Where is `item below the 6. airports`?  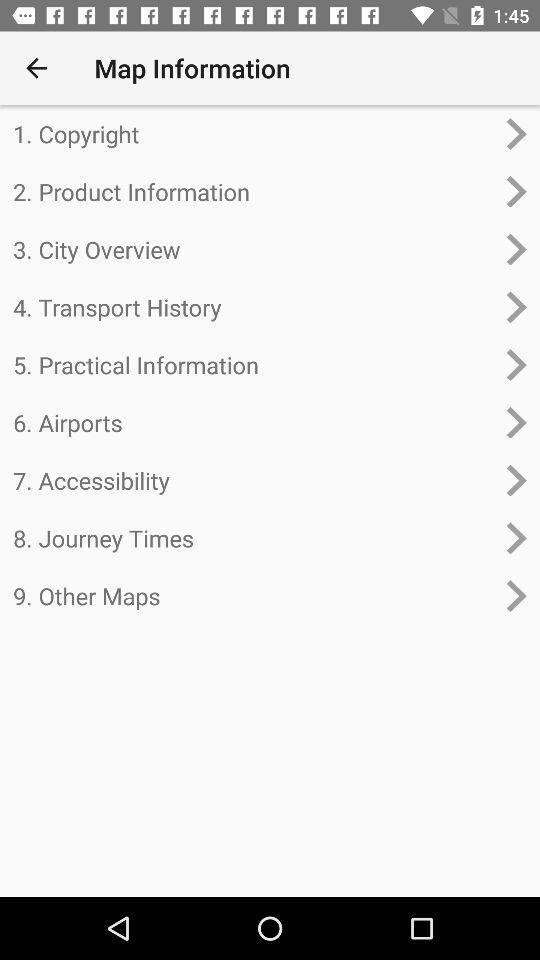
item below the 6. airports is located at coordinates (253, 480).